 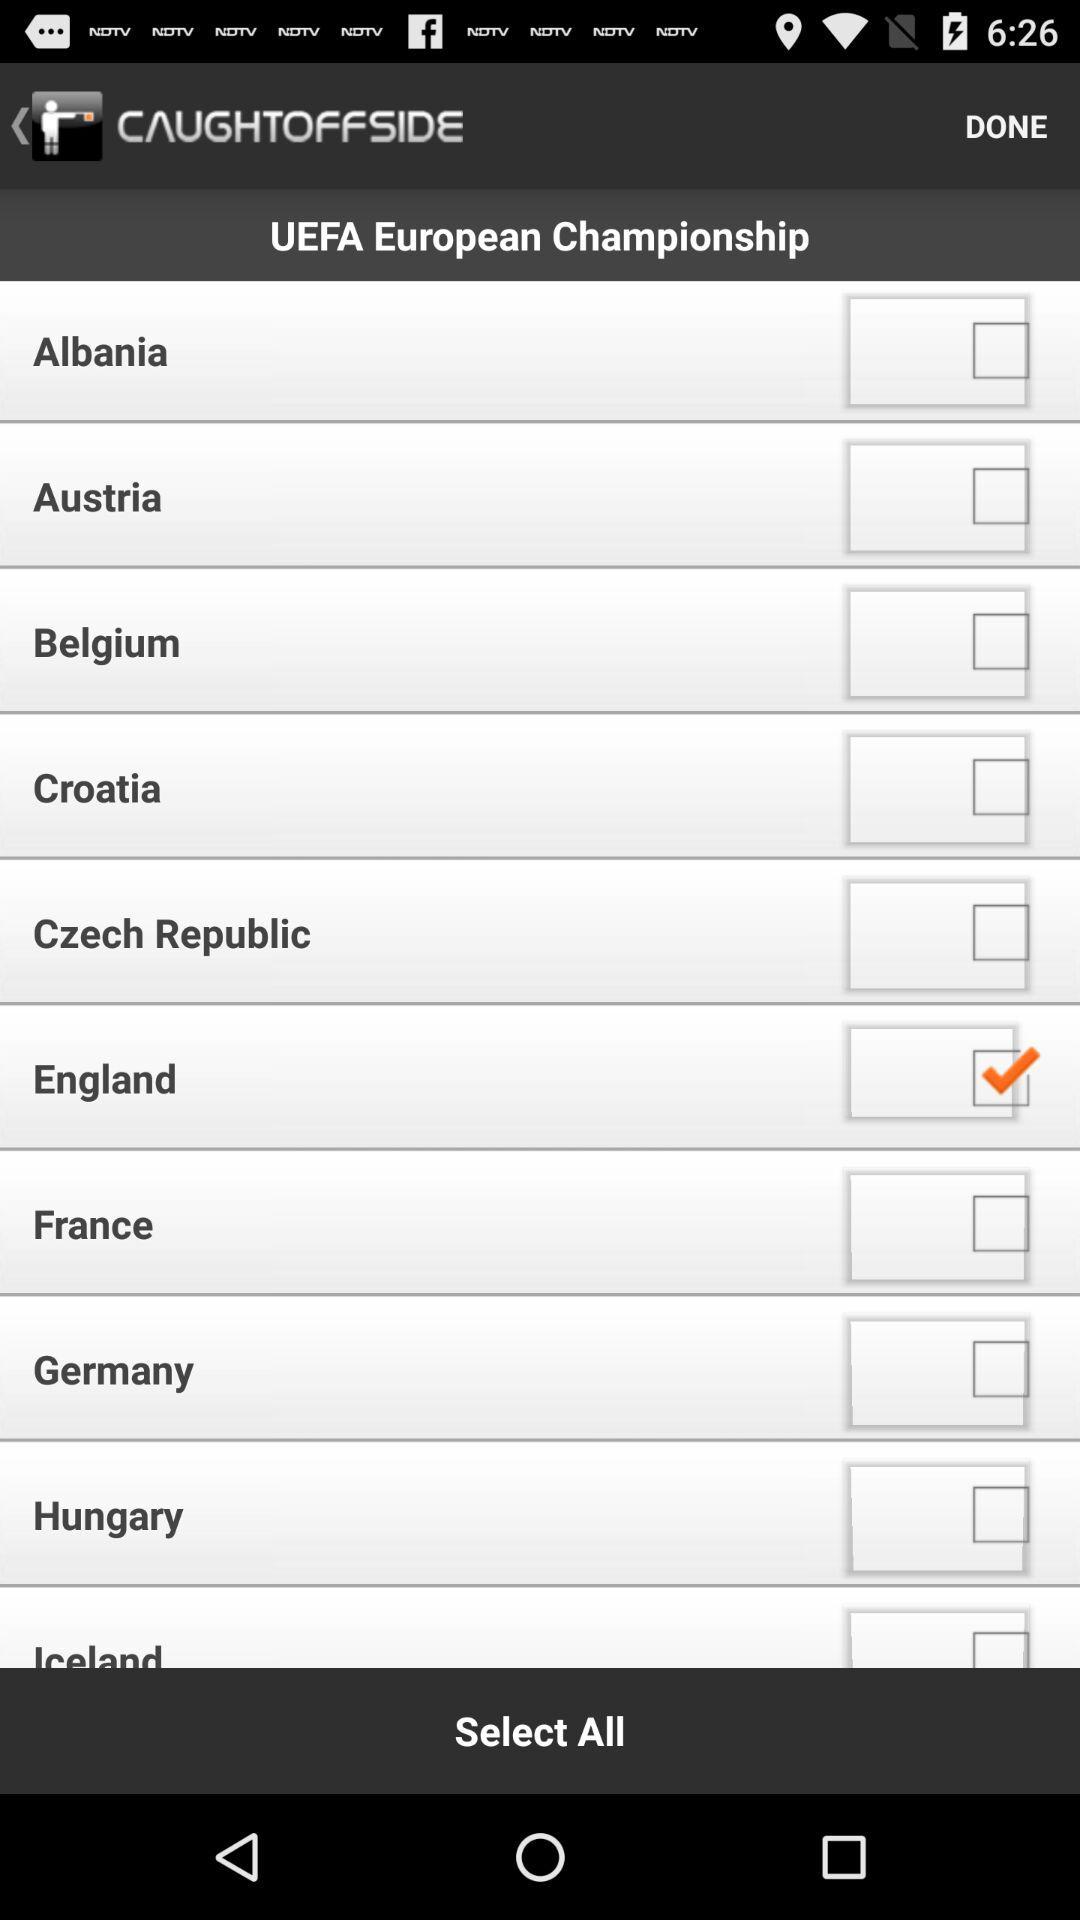 I want to click on croatia item, so click(x=409, y=786).